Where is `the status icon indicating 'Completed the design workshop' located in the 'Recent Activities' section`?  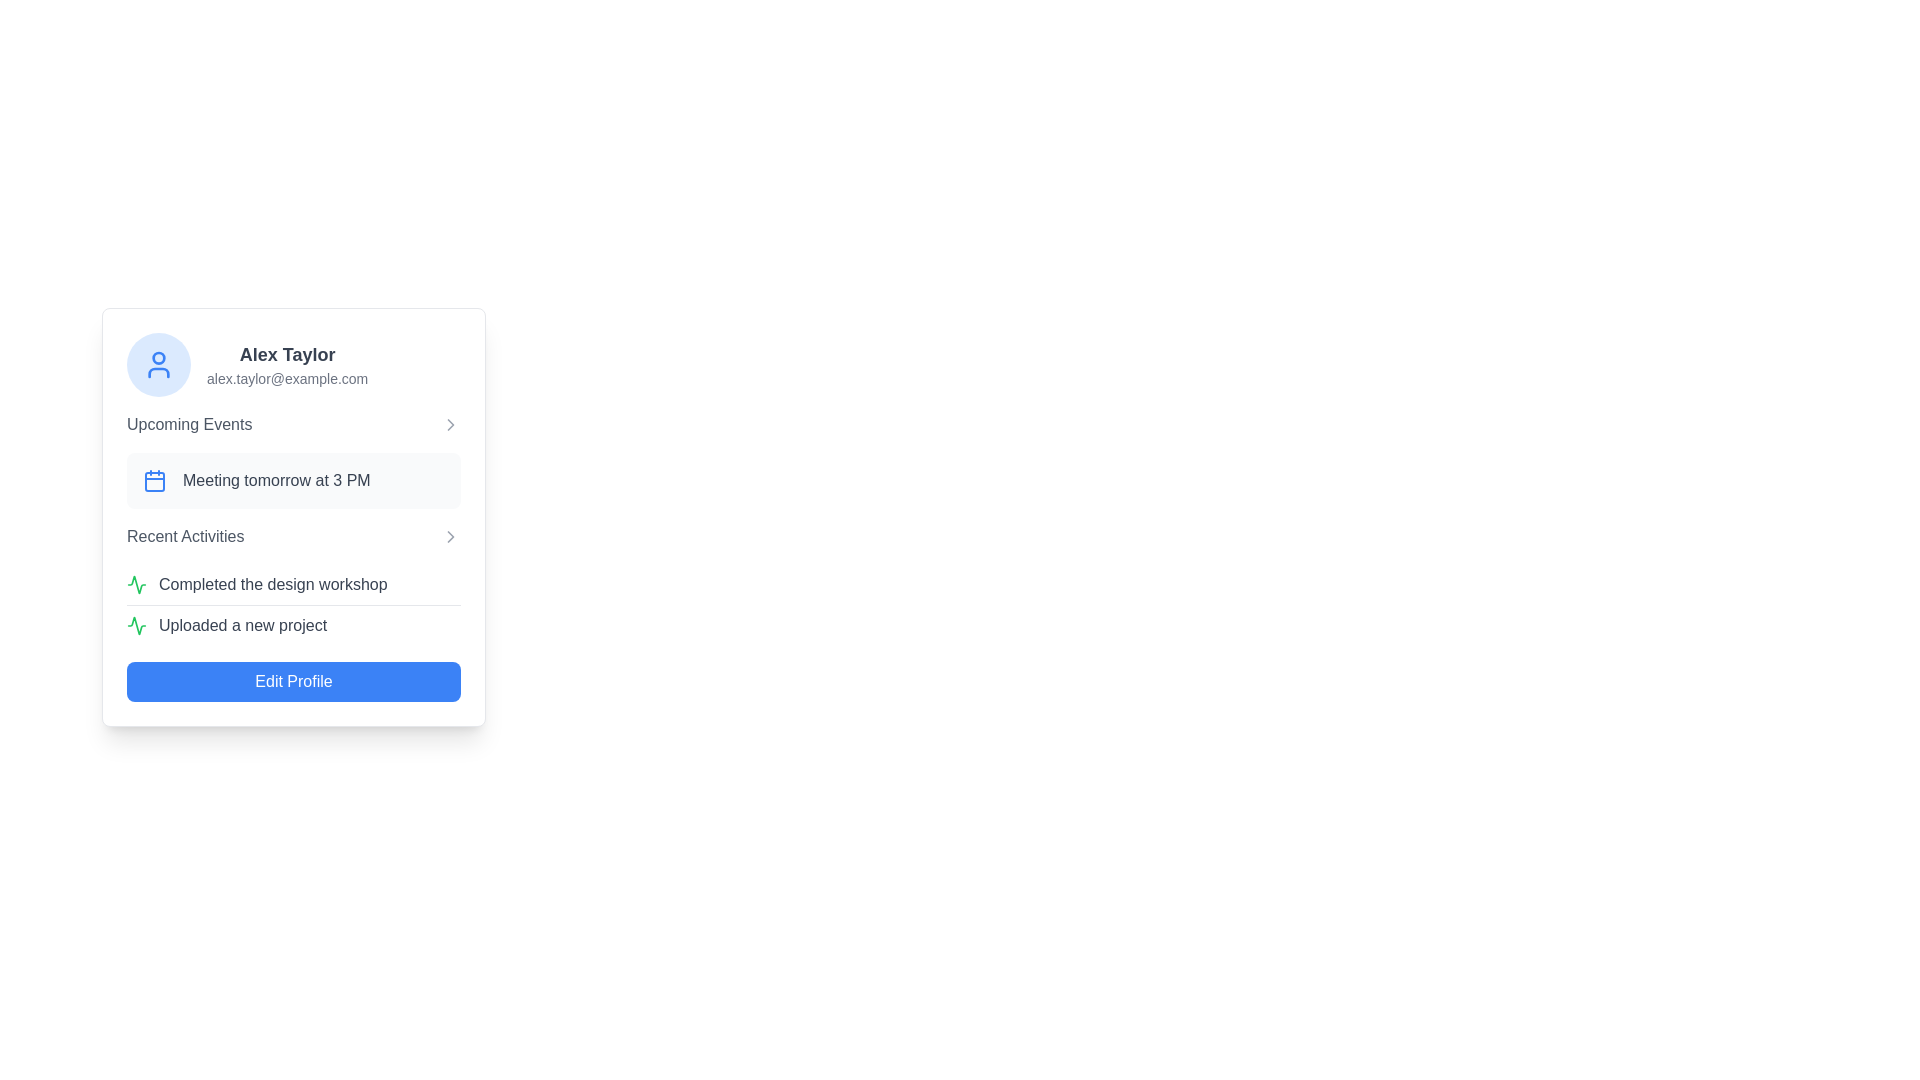 the status icon indicating 'Completed the design workshop' located in the 'Recent Activities' section is located at coordinates (136, 624).